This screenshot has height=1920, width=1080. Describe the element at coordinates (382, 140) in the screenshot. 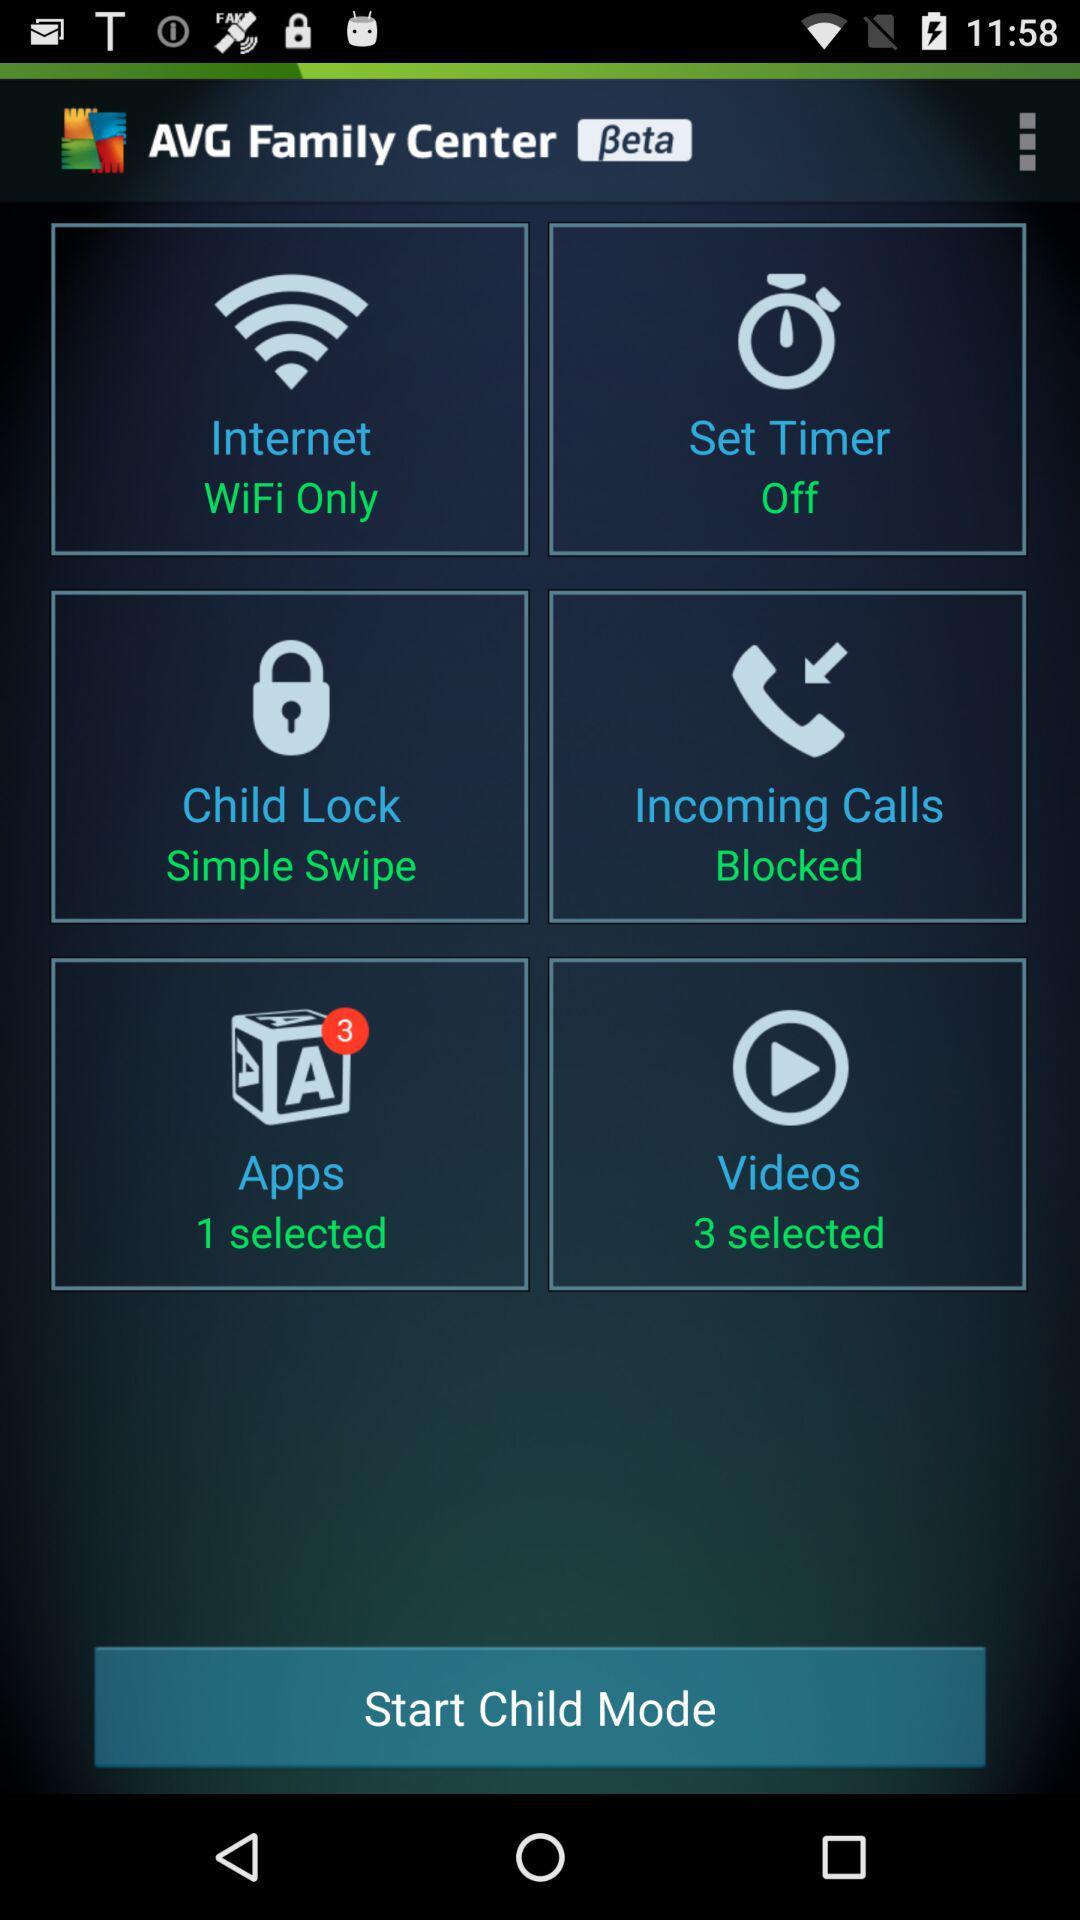

I see `settings` at that location.